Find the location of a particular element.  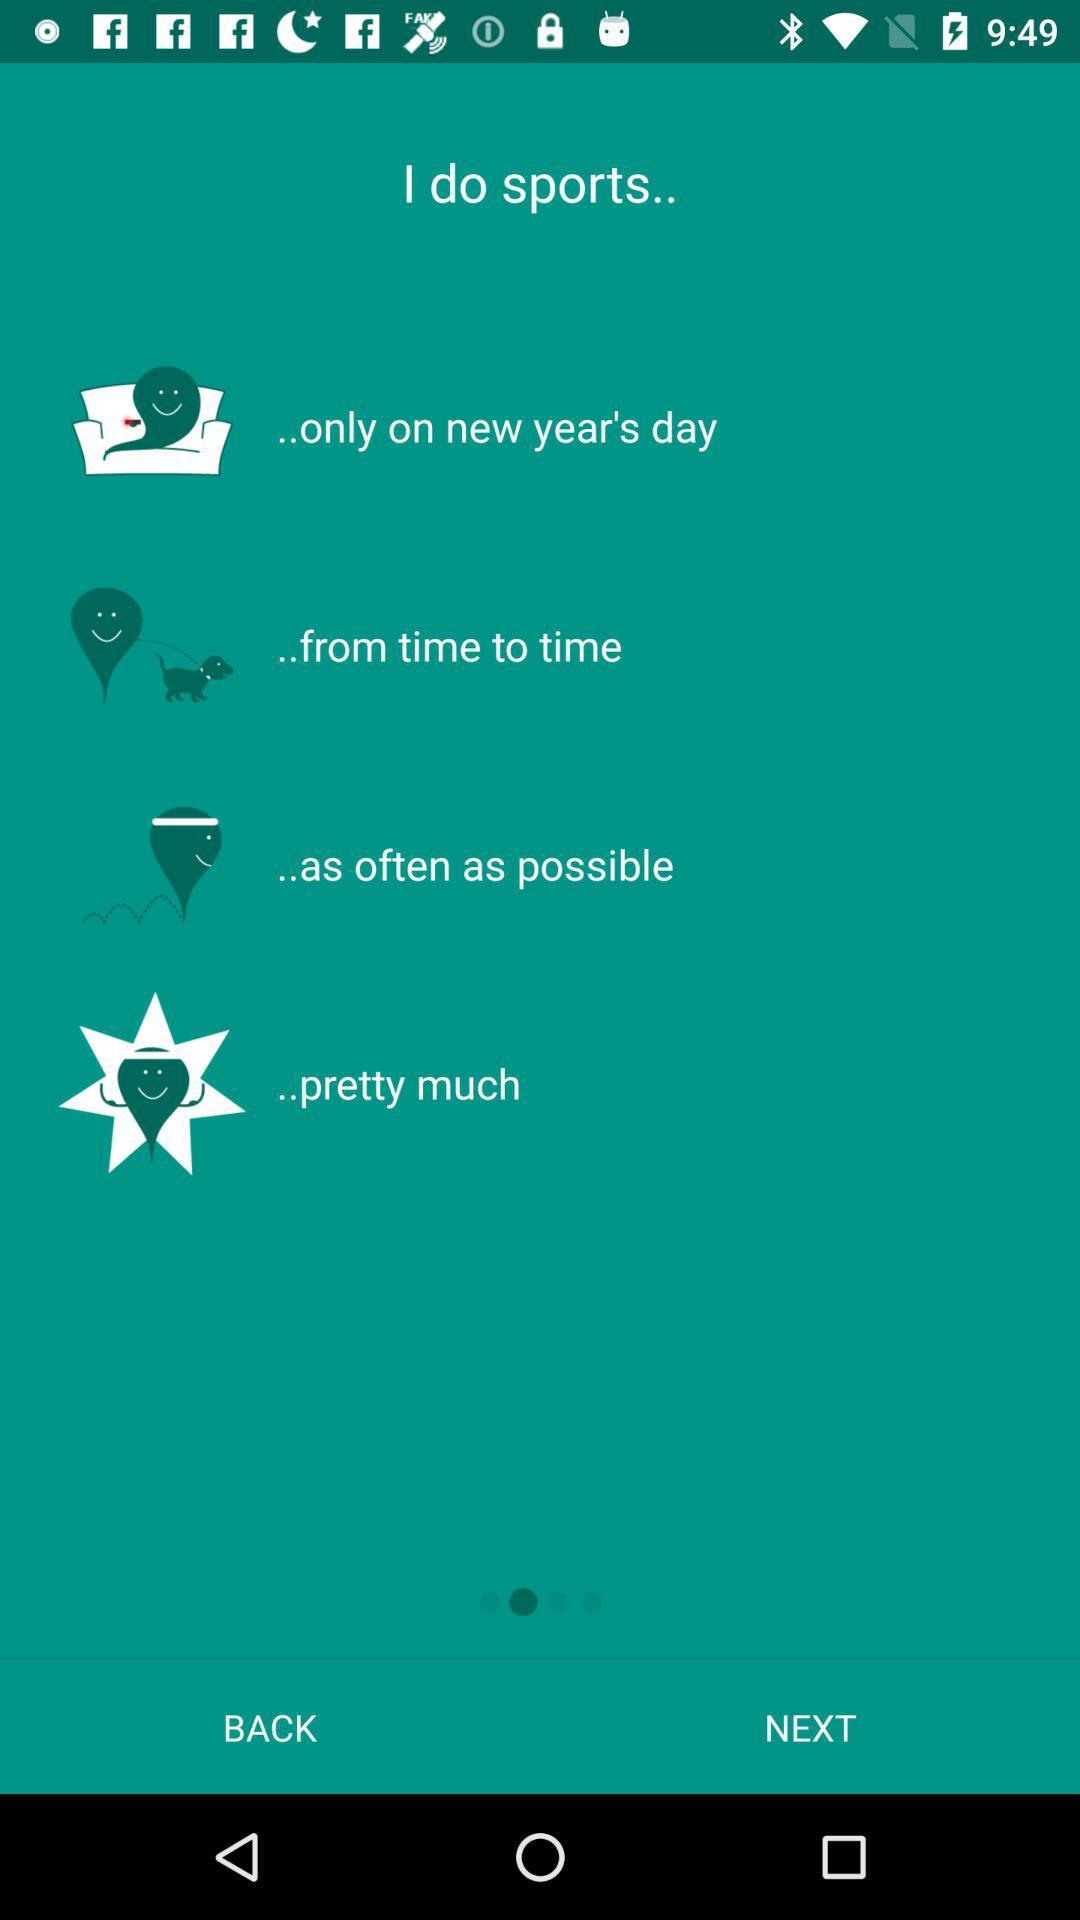

back at the bottom left corner is located at coordinates (270, 1726).